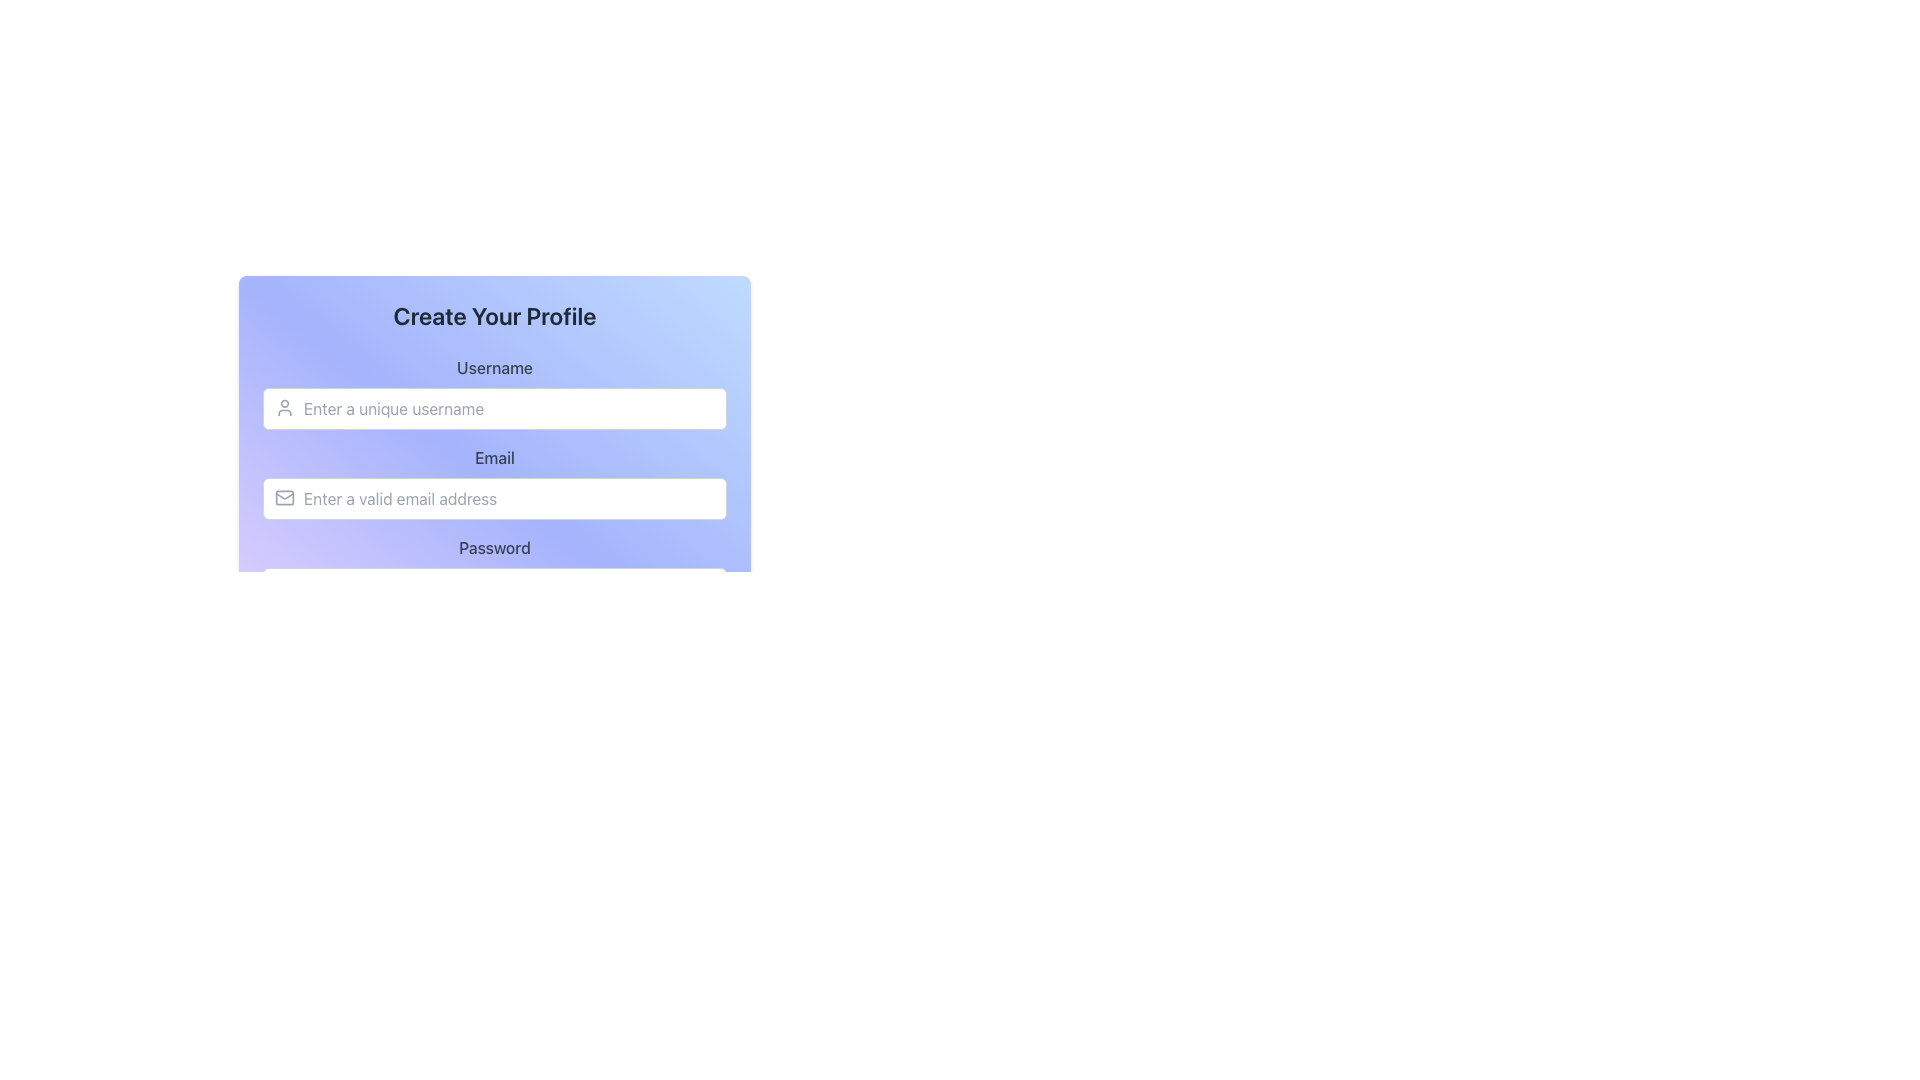 The width and height of the screenshot is (1920, 1080). Describe the element at coordinates (494, 547) in the screenshot. I see `label that describes the password input field in the 'Create Your Profile' form, which is the third text element positioned below the 'Email' field` at that location.